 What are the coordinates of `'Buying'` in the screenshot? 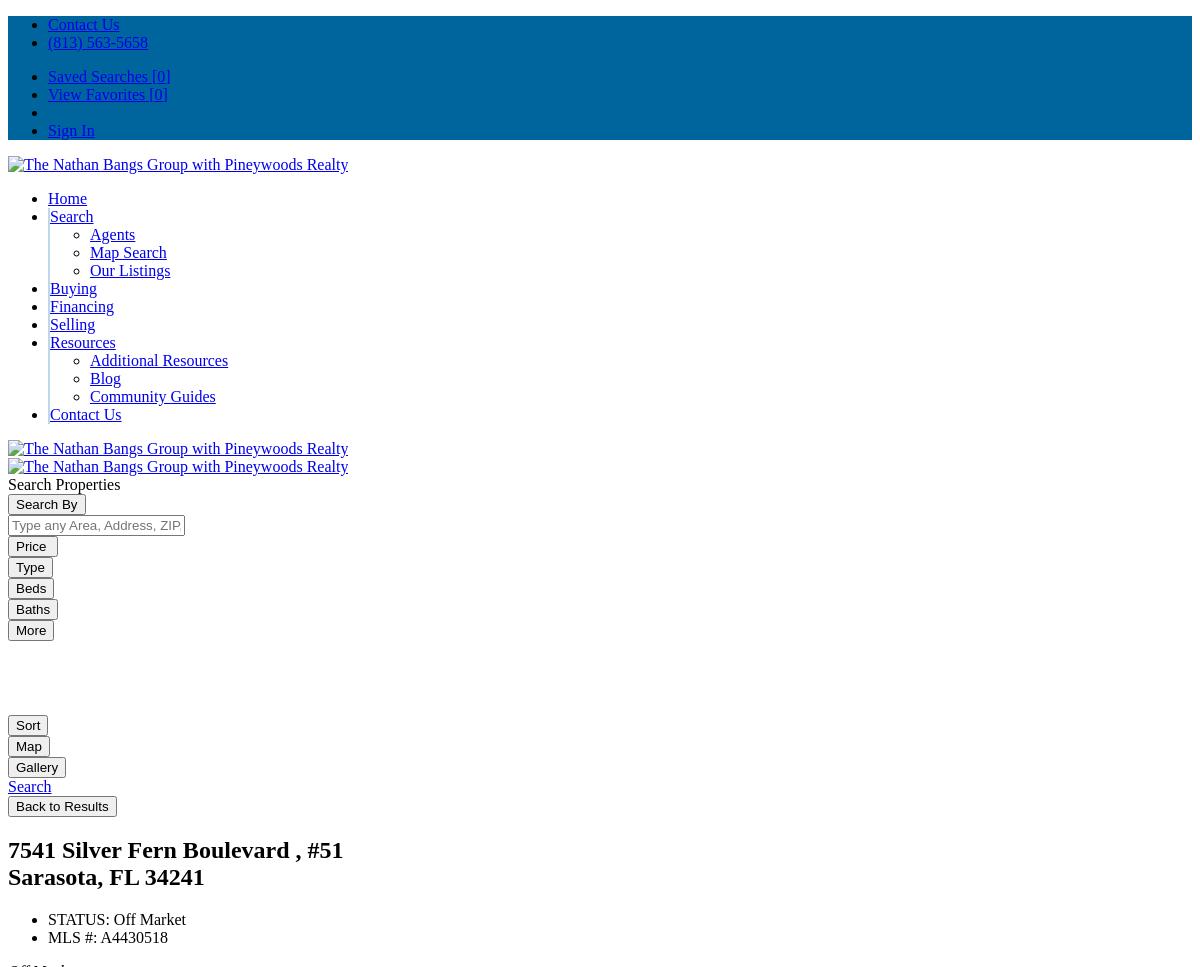 It's located at (73, 287).